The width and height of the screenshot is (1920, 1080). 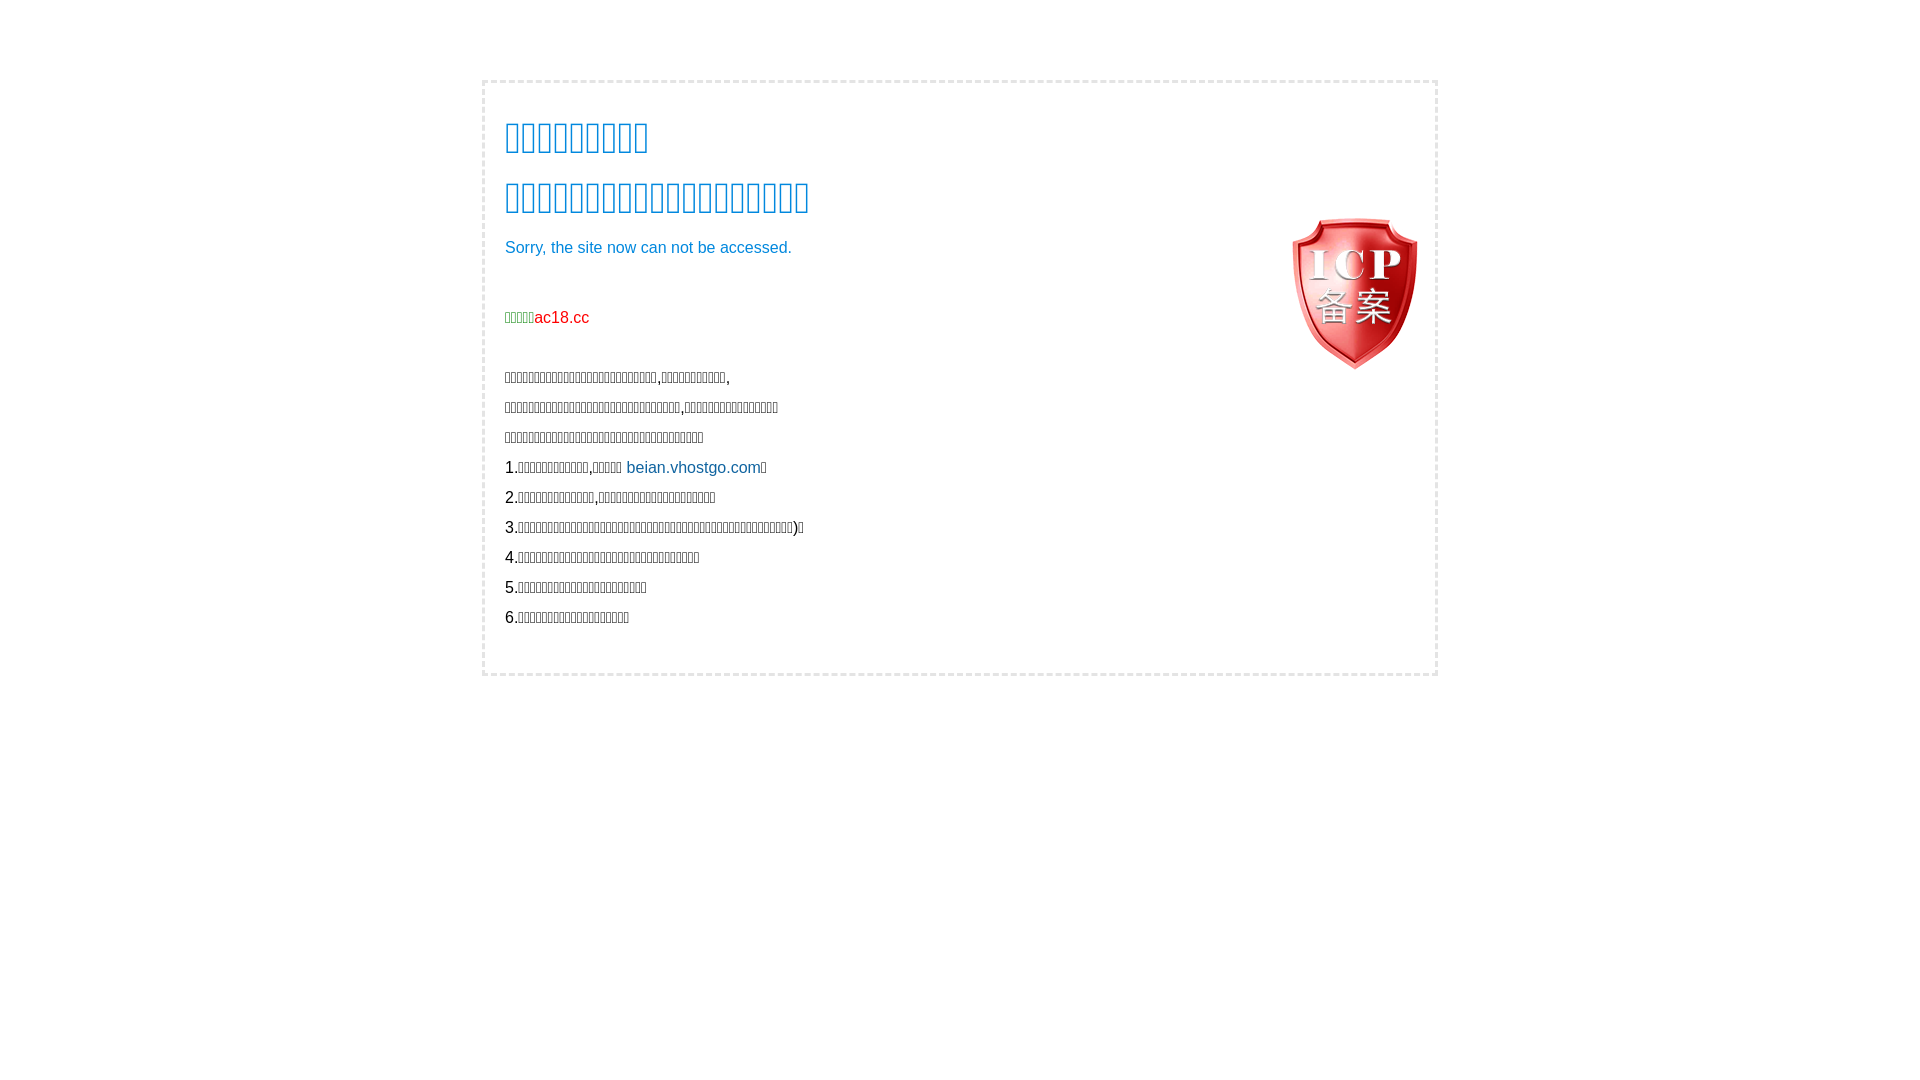 What do you see at coordinates (694, 467) in the screenshot?
I see `'beian.vhostgo.com'` at bounding box center [694, 467].